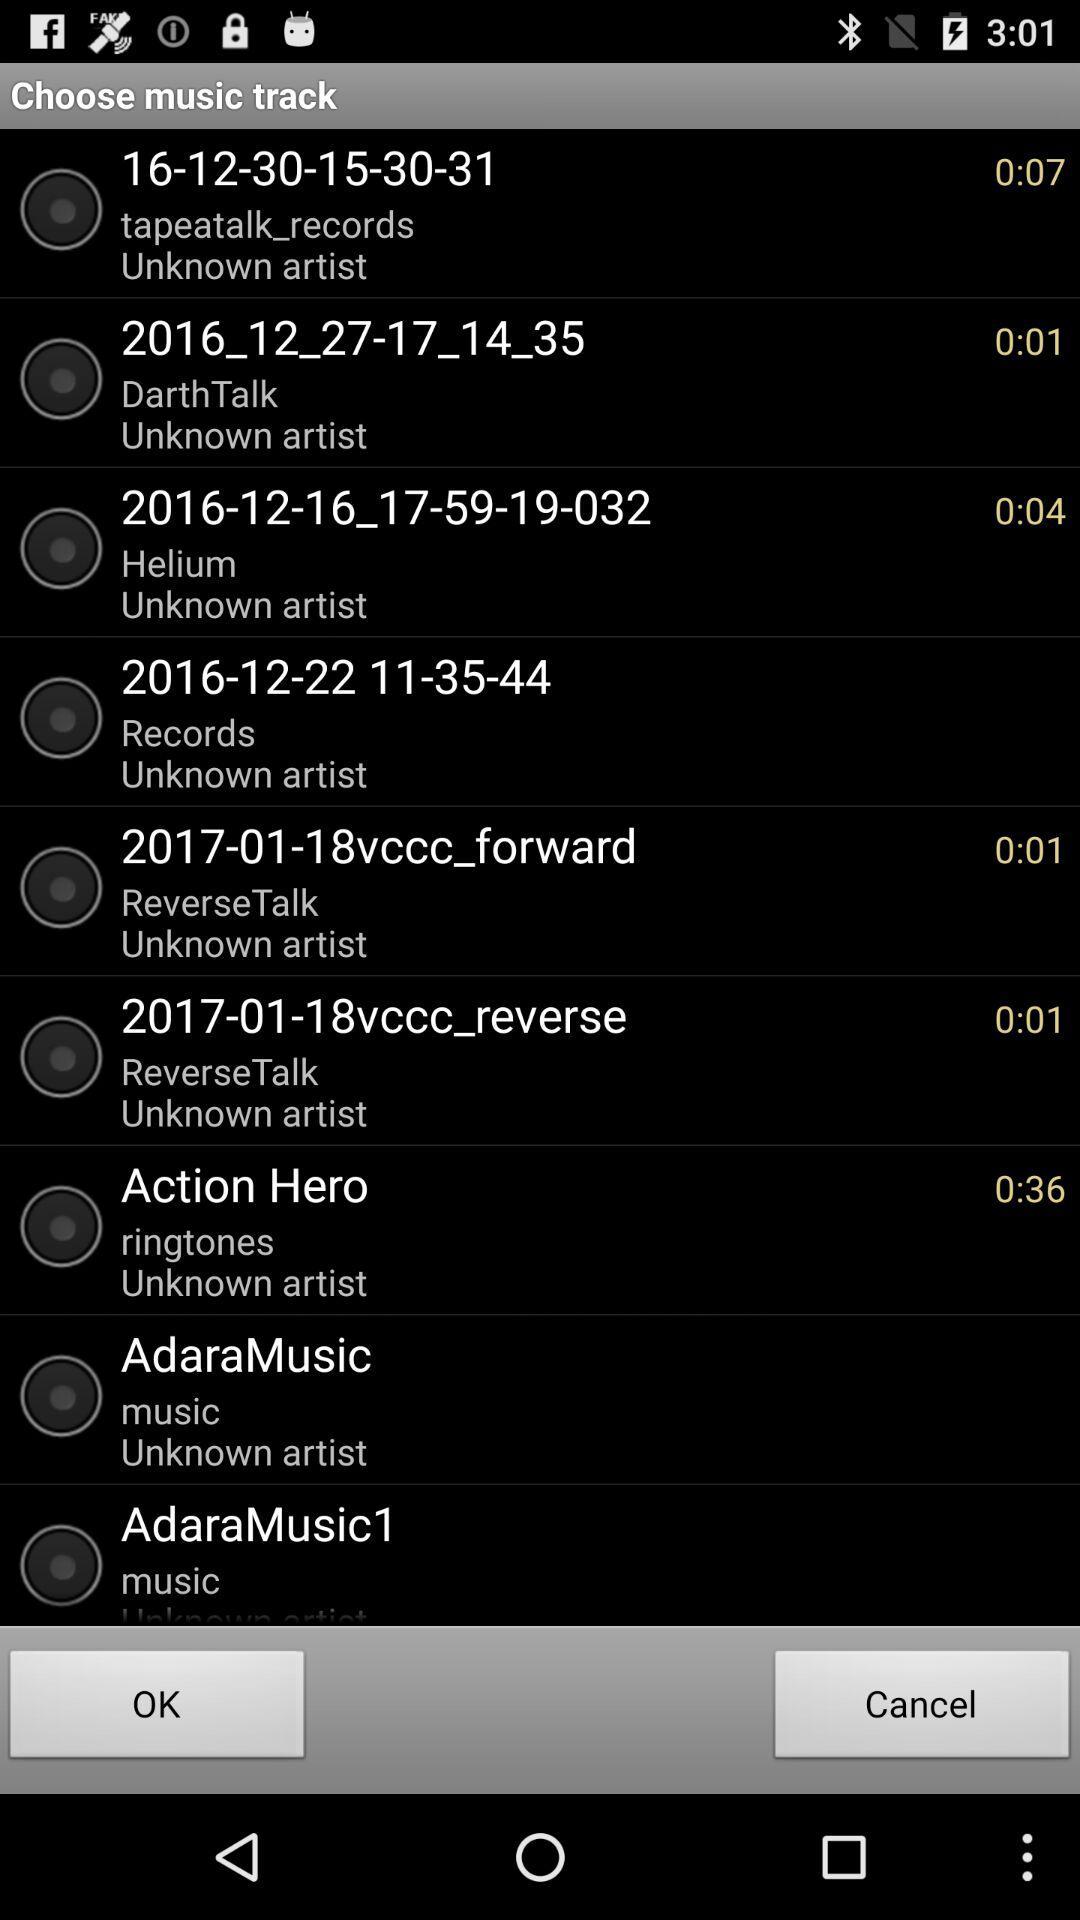 The height and width of the screenshot is (1920, 1080). What do you see at coordinates (922, 1708) in the screenshot?
I see `icon to the right of ok button` at bounding box center [922, 1708].